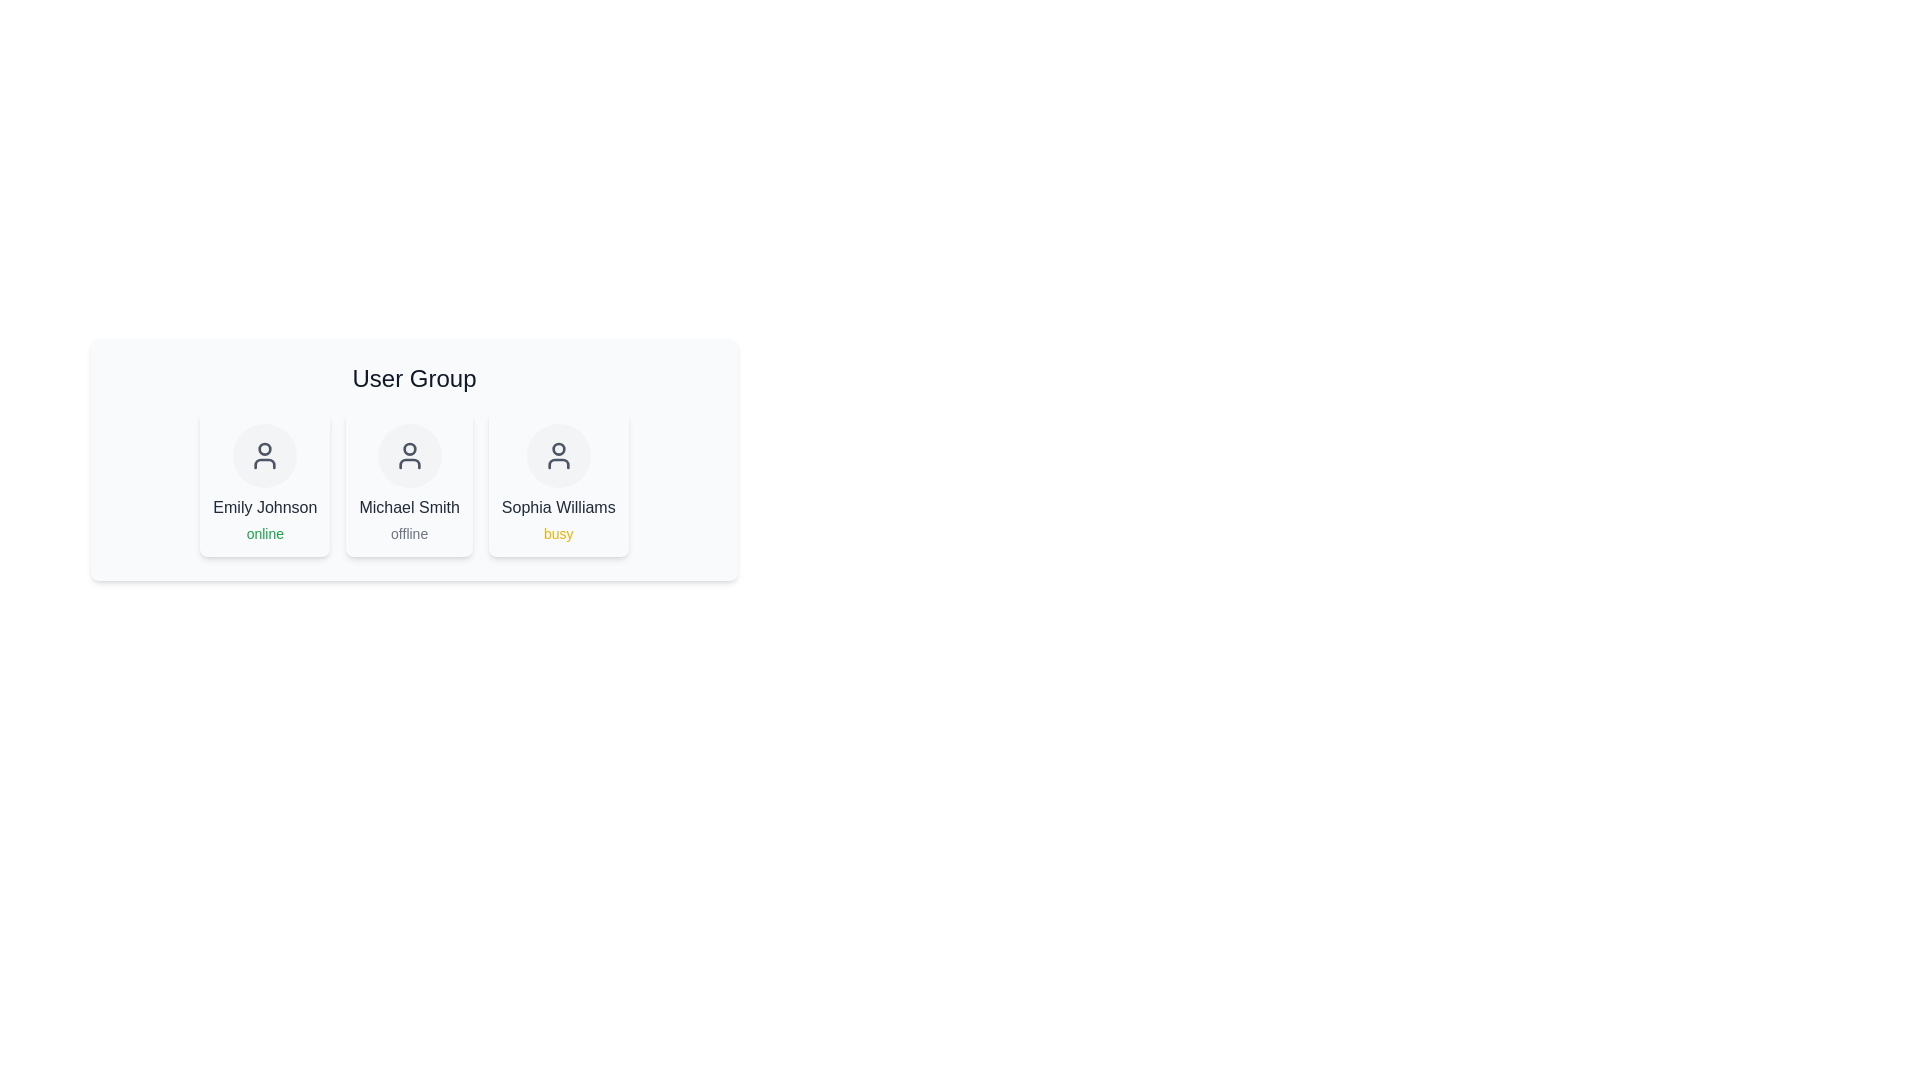 This screenshot has width=1920, height=1080. Describe the element at coordinates (413, 378) in the screenshot. I see `the static text label displaying 'User Group', which is a prominent group header centered above the user profile cards` at that location.